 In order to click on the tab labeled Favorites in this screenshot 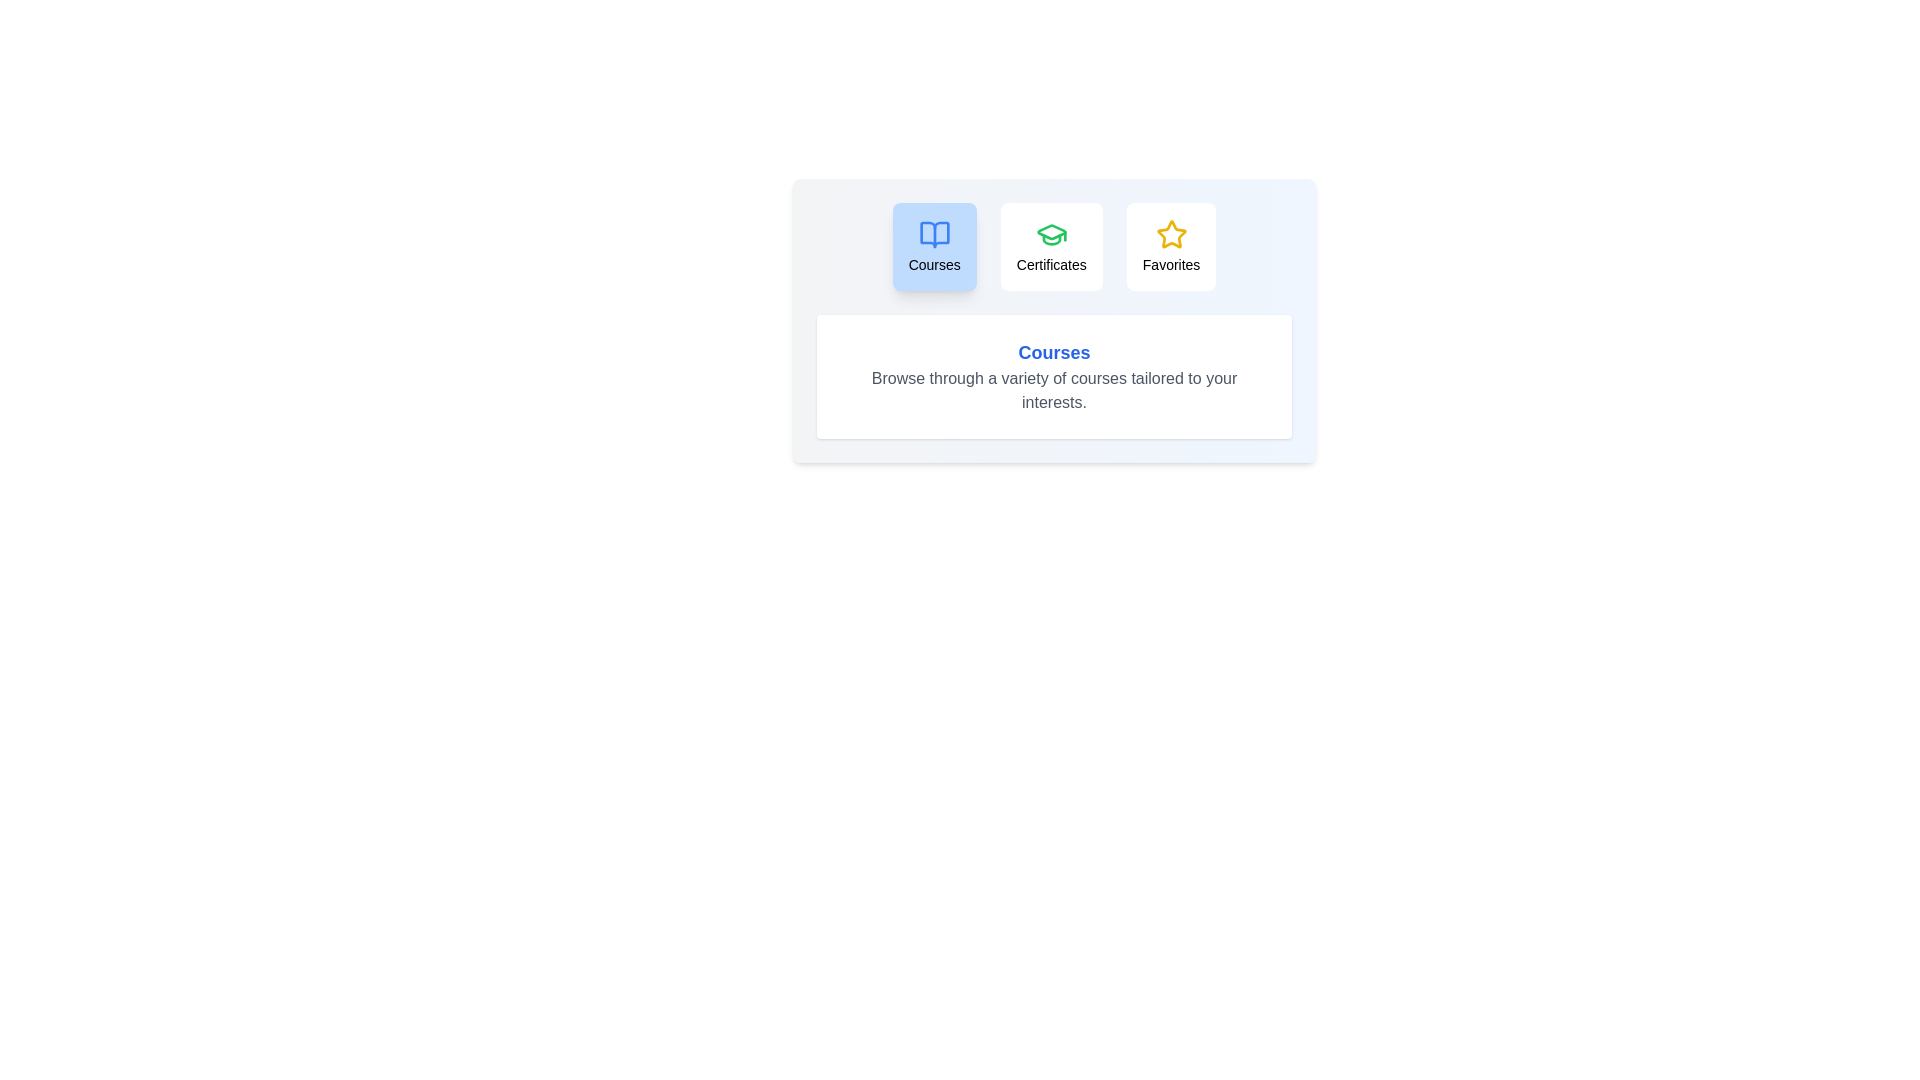, I will do `click(1171, 245)`.